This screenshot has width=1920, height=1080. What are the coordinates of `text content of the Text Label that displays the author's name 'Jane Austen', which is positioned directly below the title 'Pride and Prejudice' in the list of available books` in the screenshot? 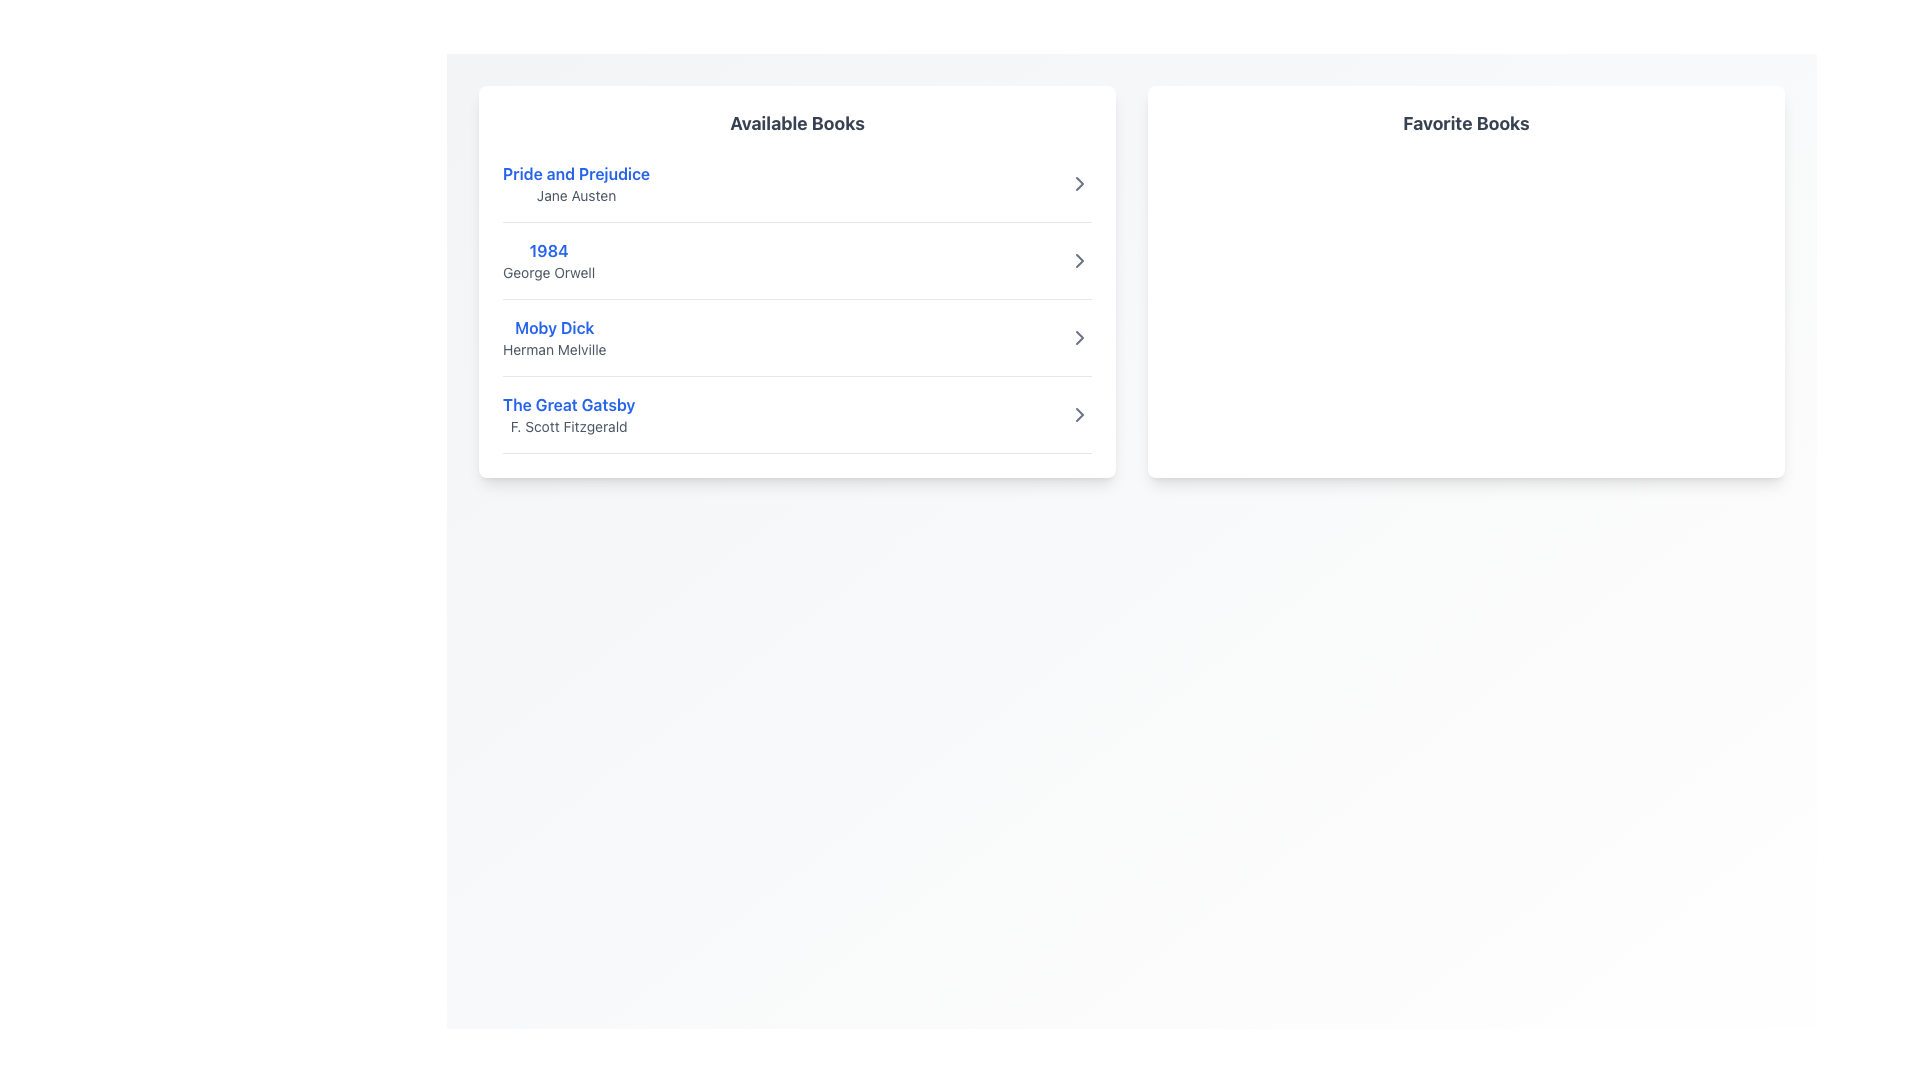 It's located at (575, 196).